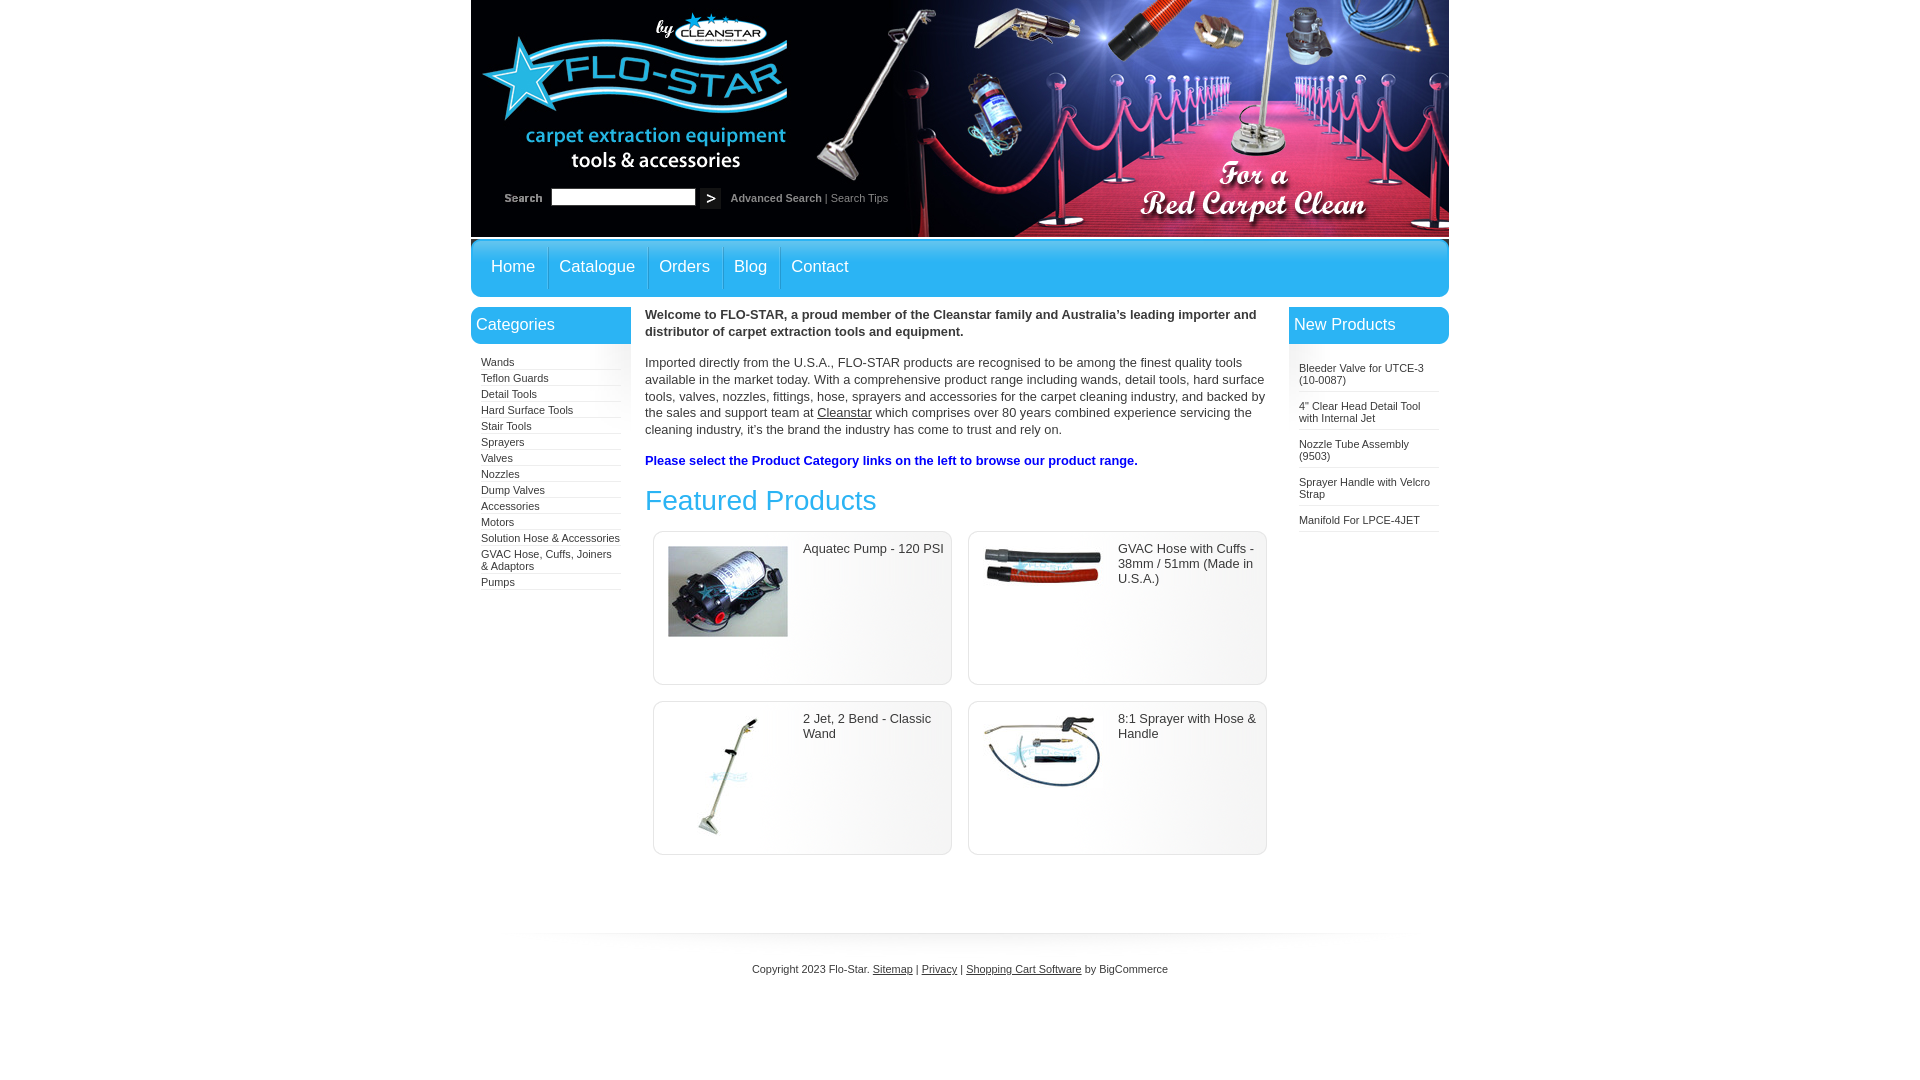 Image resolution: width=1920 pixels, height=1080 pixels. What do you see at coordinates (777, 266) in the screenshot?
I see `'Contact'` at bounding box center [777, 266].